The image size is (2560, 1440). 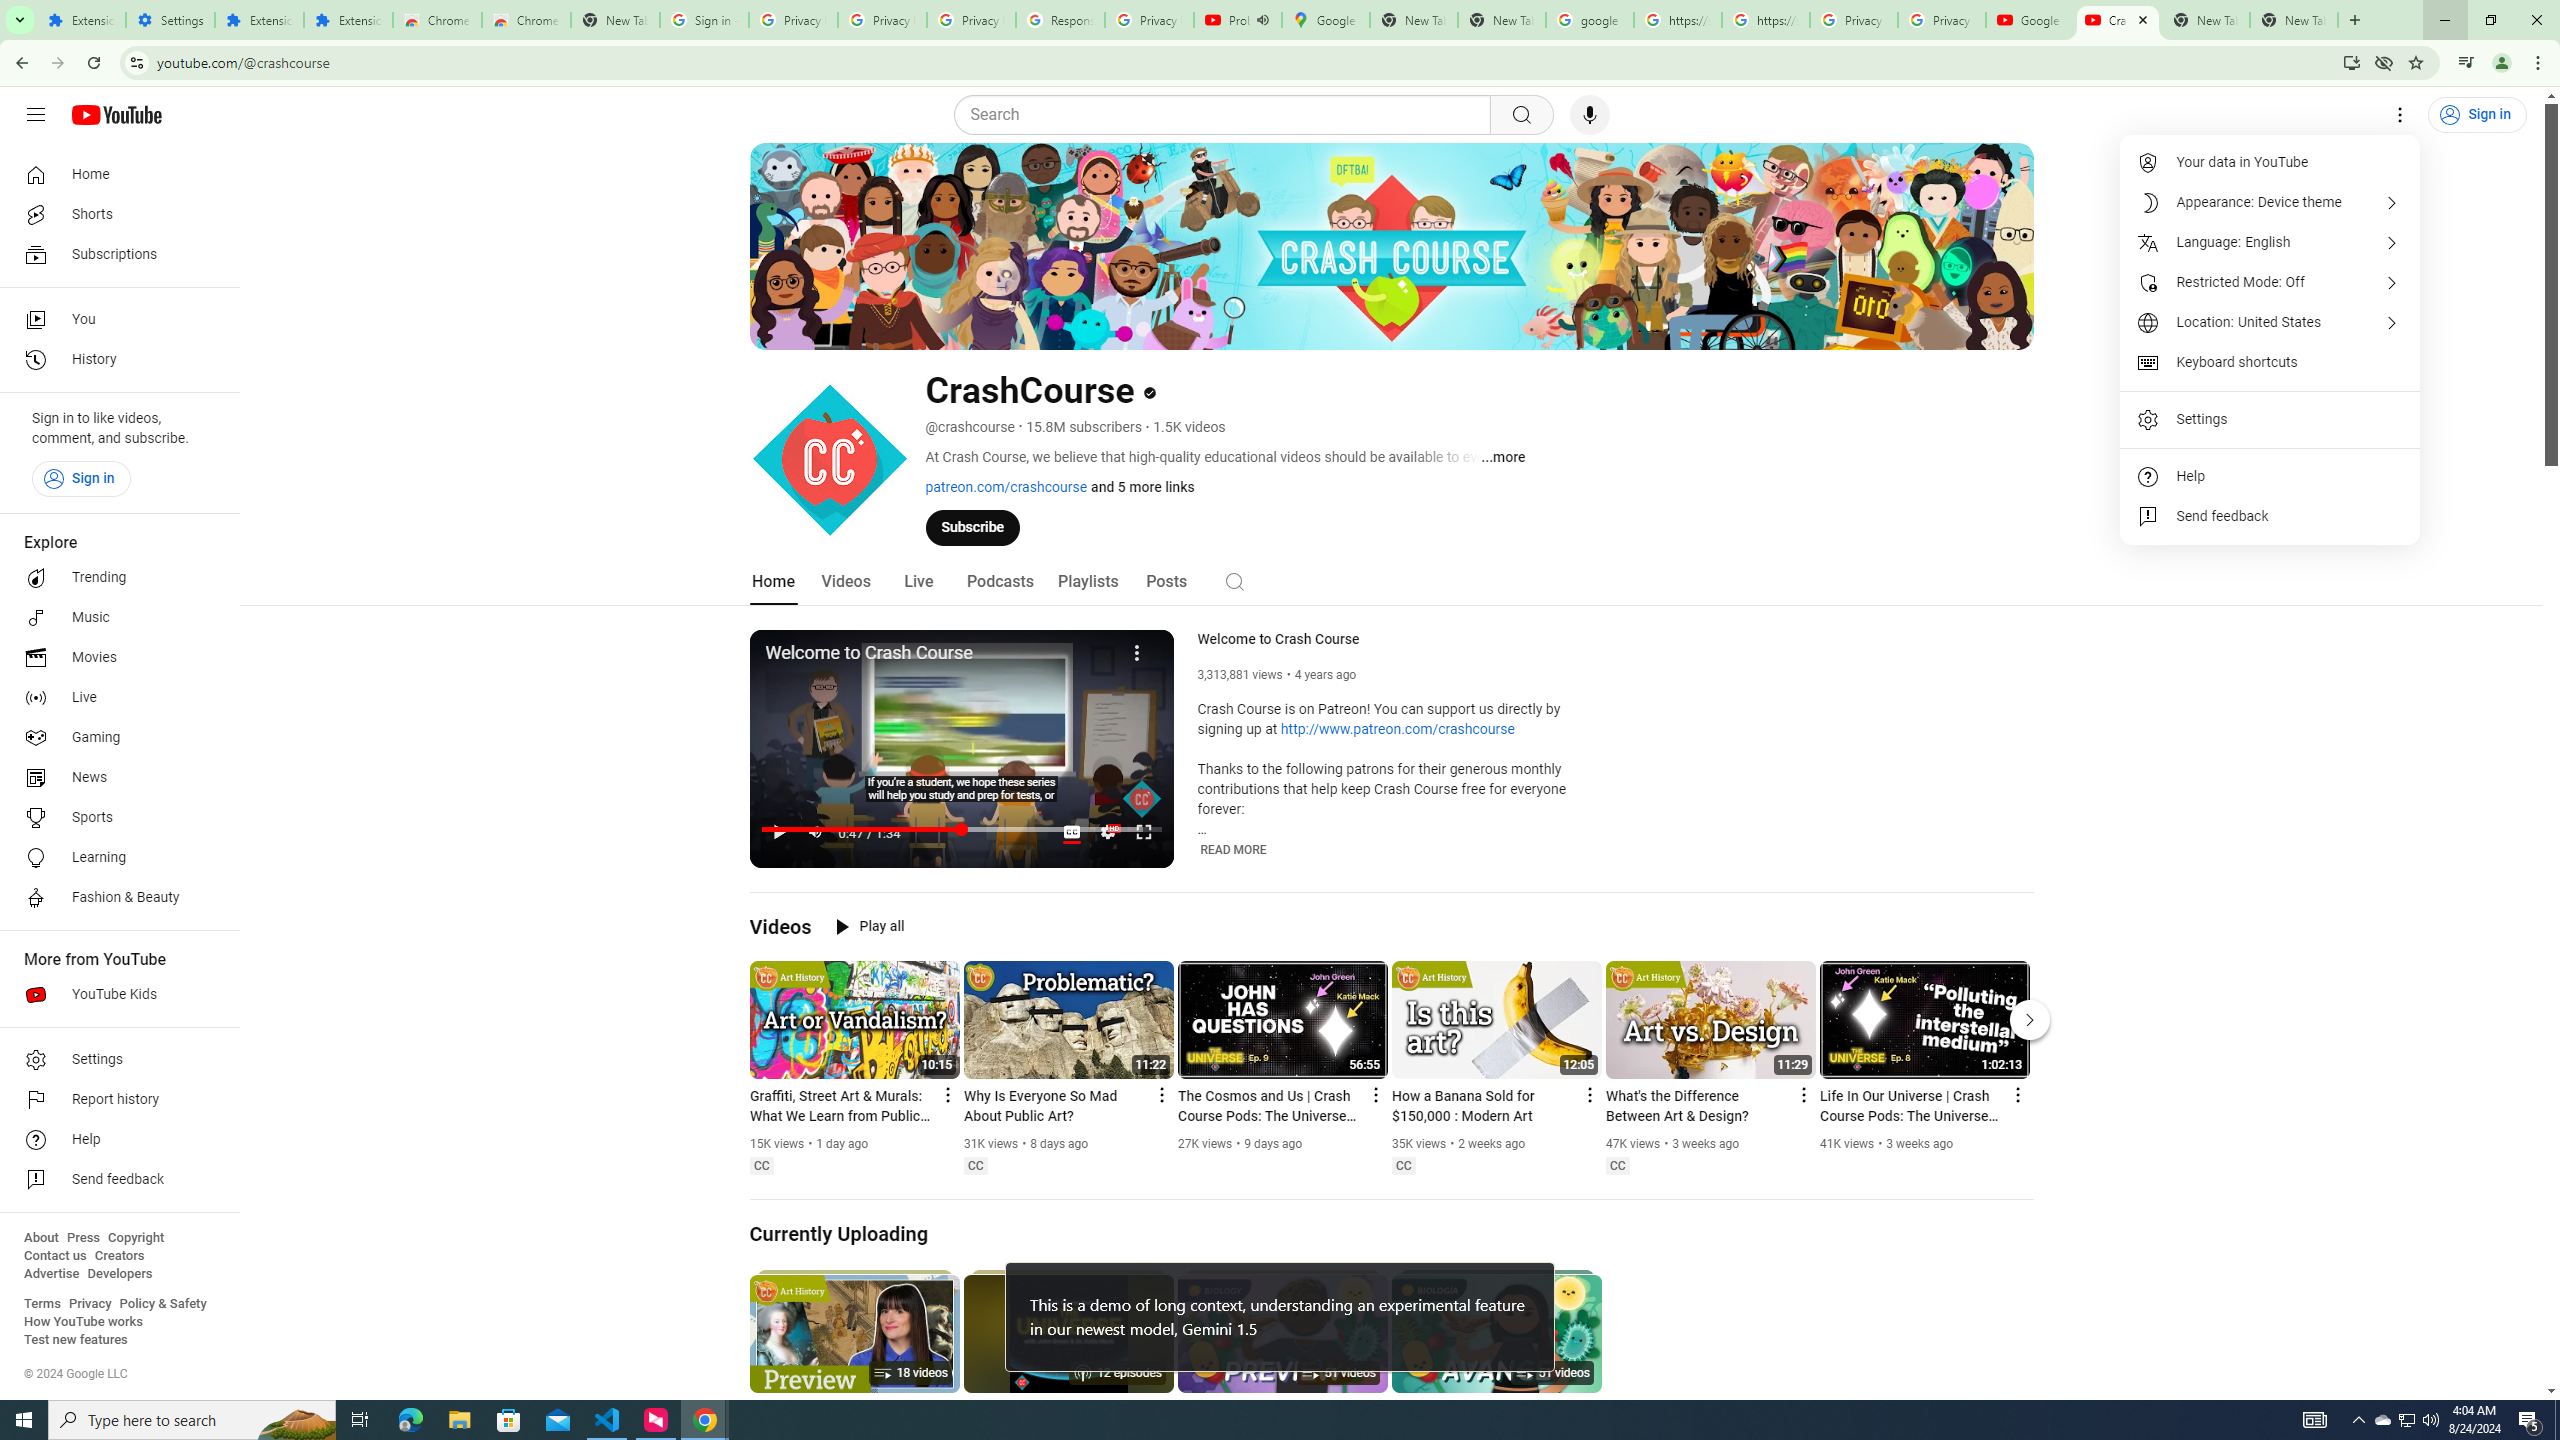 What do you see at coordinates (113, 897) in the screenshot?
I see `'Fashion & Beauty'` at bounding box center [113, 897].